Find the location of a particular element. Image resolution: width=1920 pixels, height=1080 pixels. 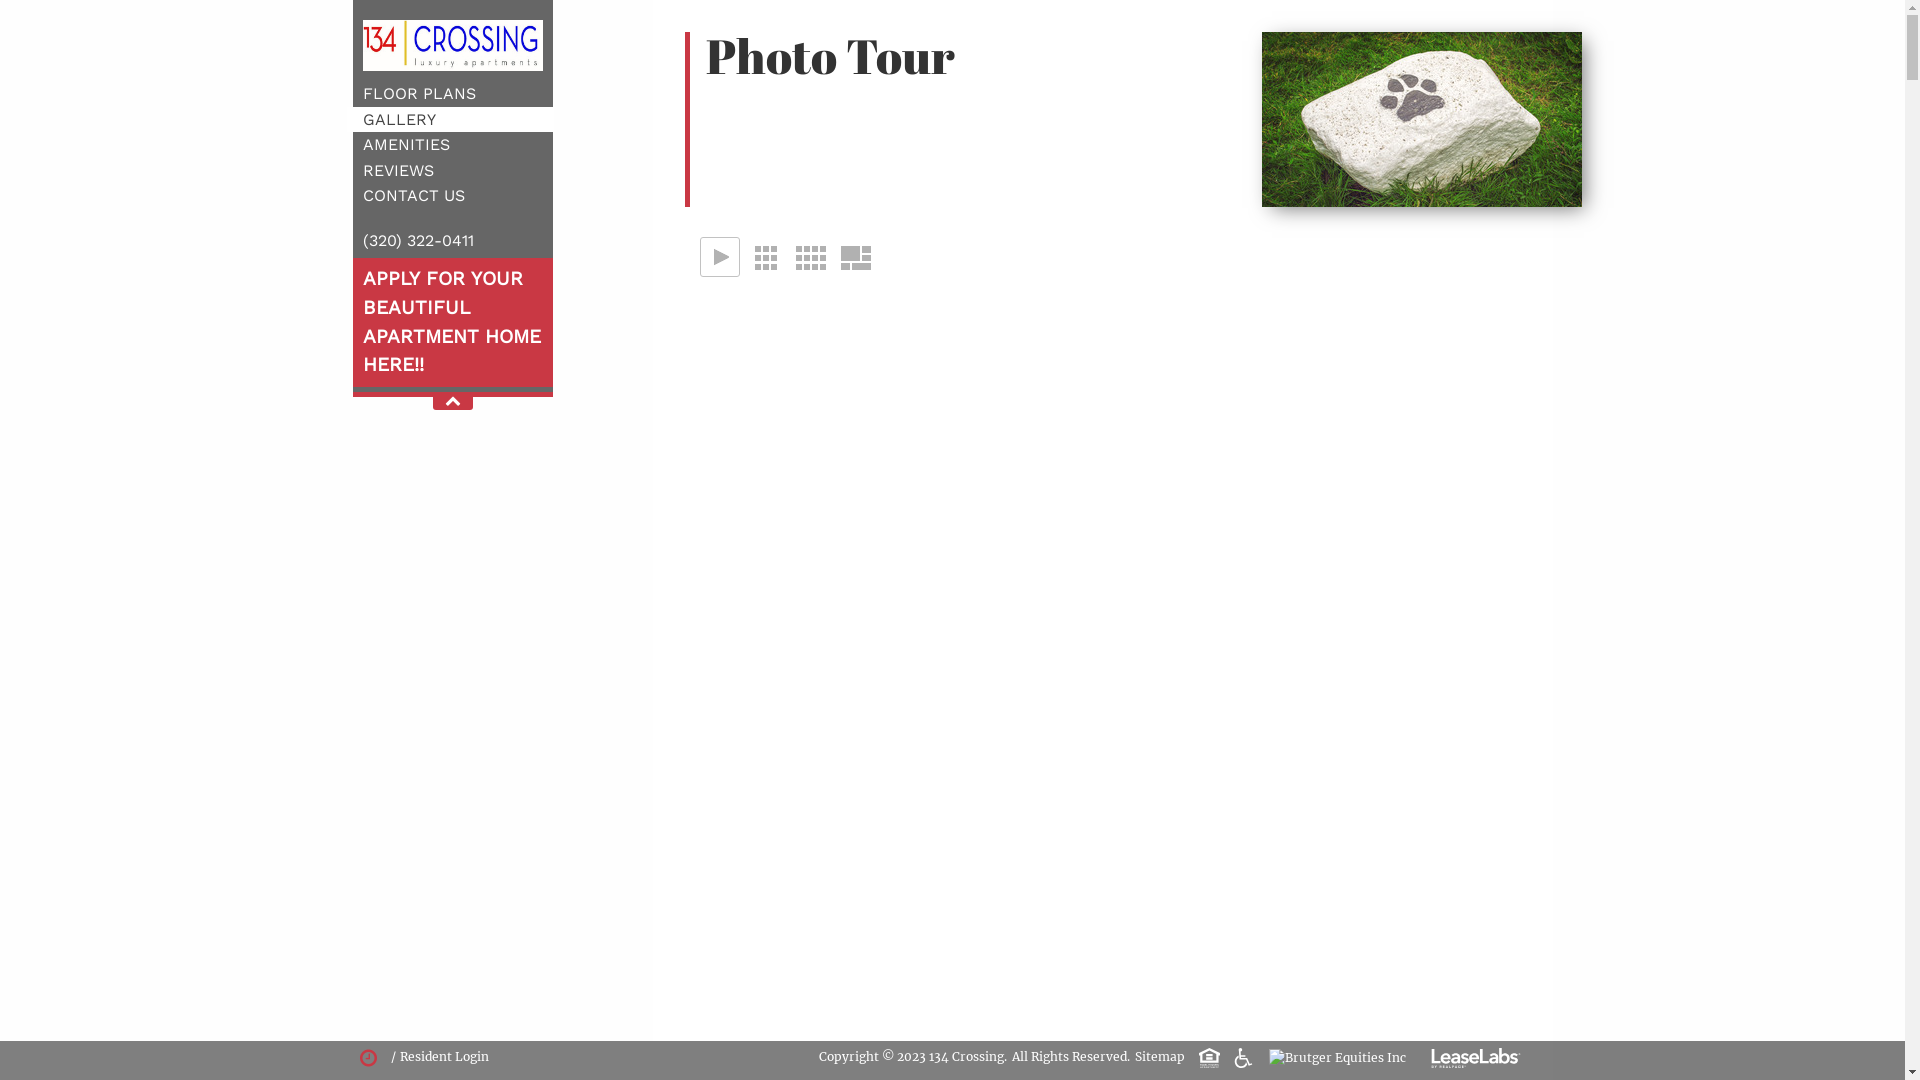

'FLOOR PLANS' is located at coordinates (417, 93).